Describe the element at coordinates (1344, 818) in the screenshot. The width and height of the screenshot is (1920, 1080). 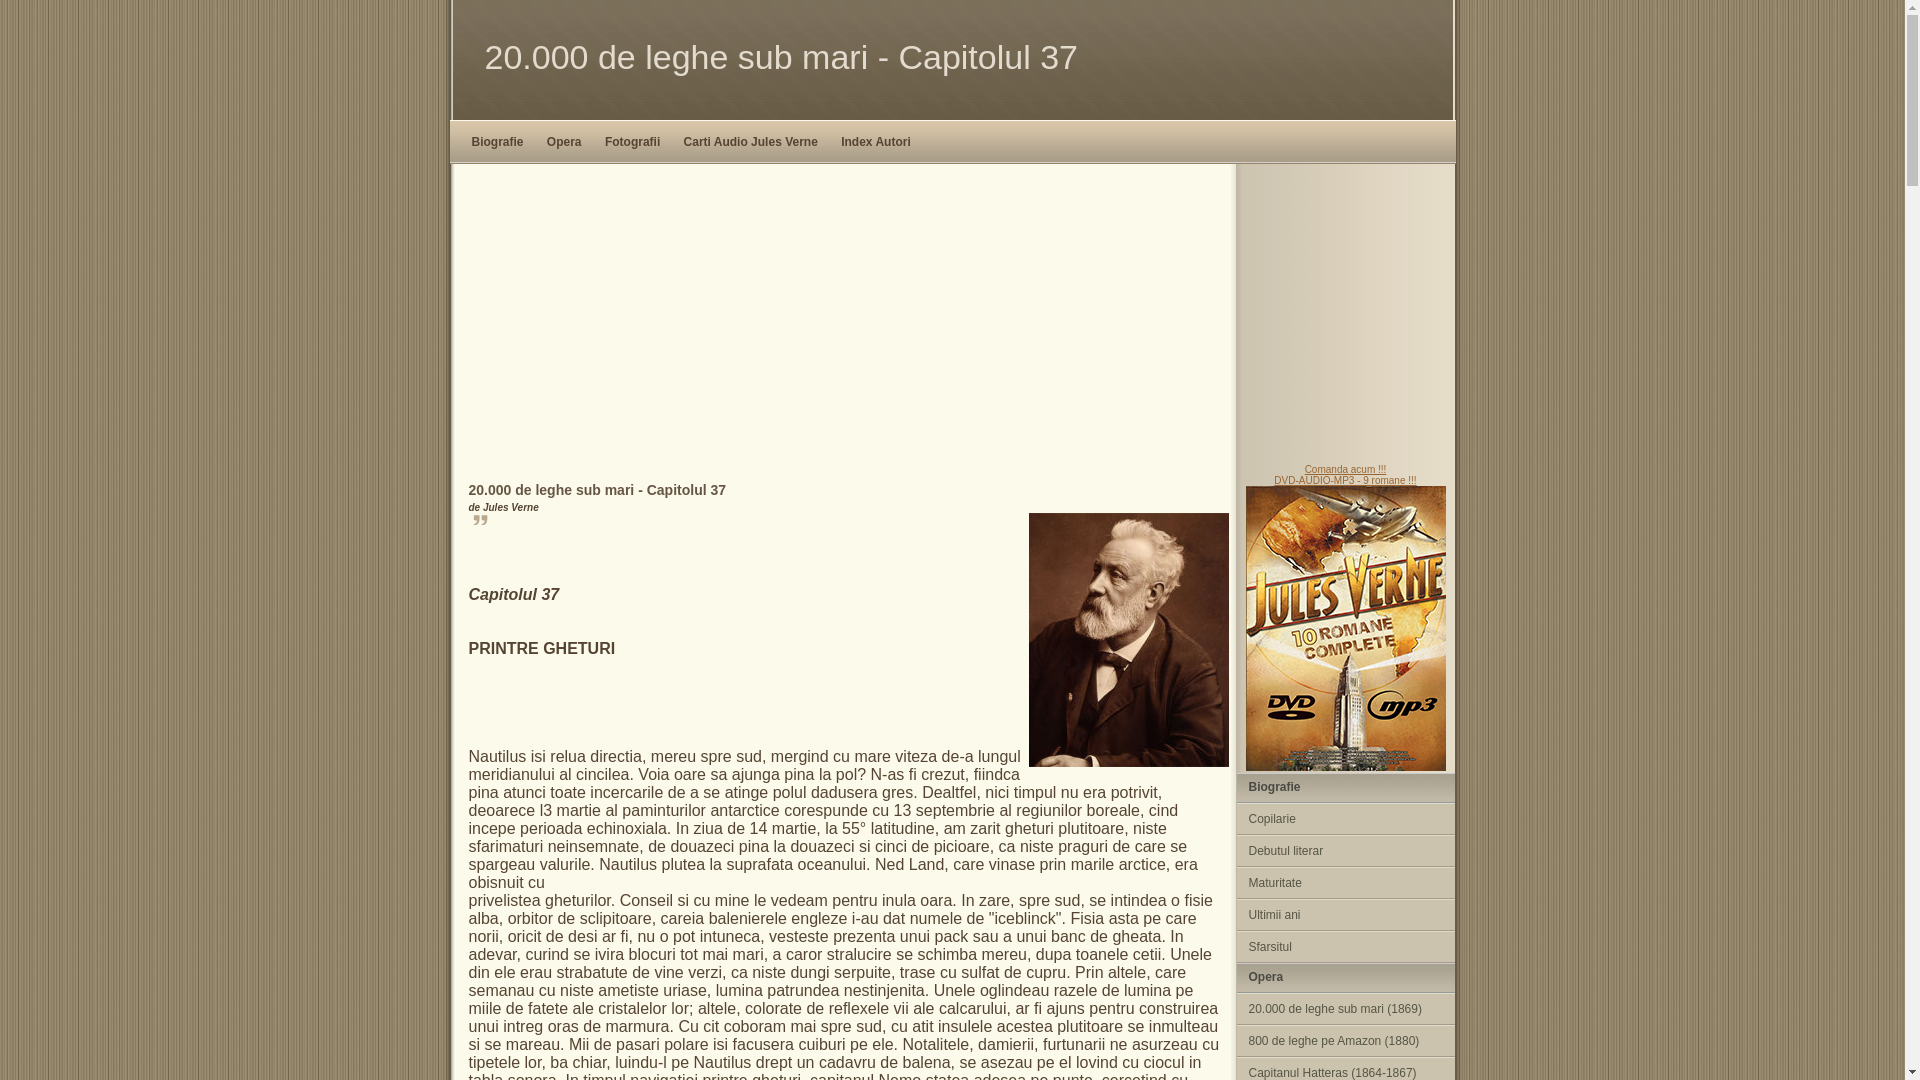
I see `'Copilarie'` at that location.